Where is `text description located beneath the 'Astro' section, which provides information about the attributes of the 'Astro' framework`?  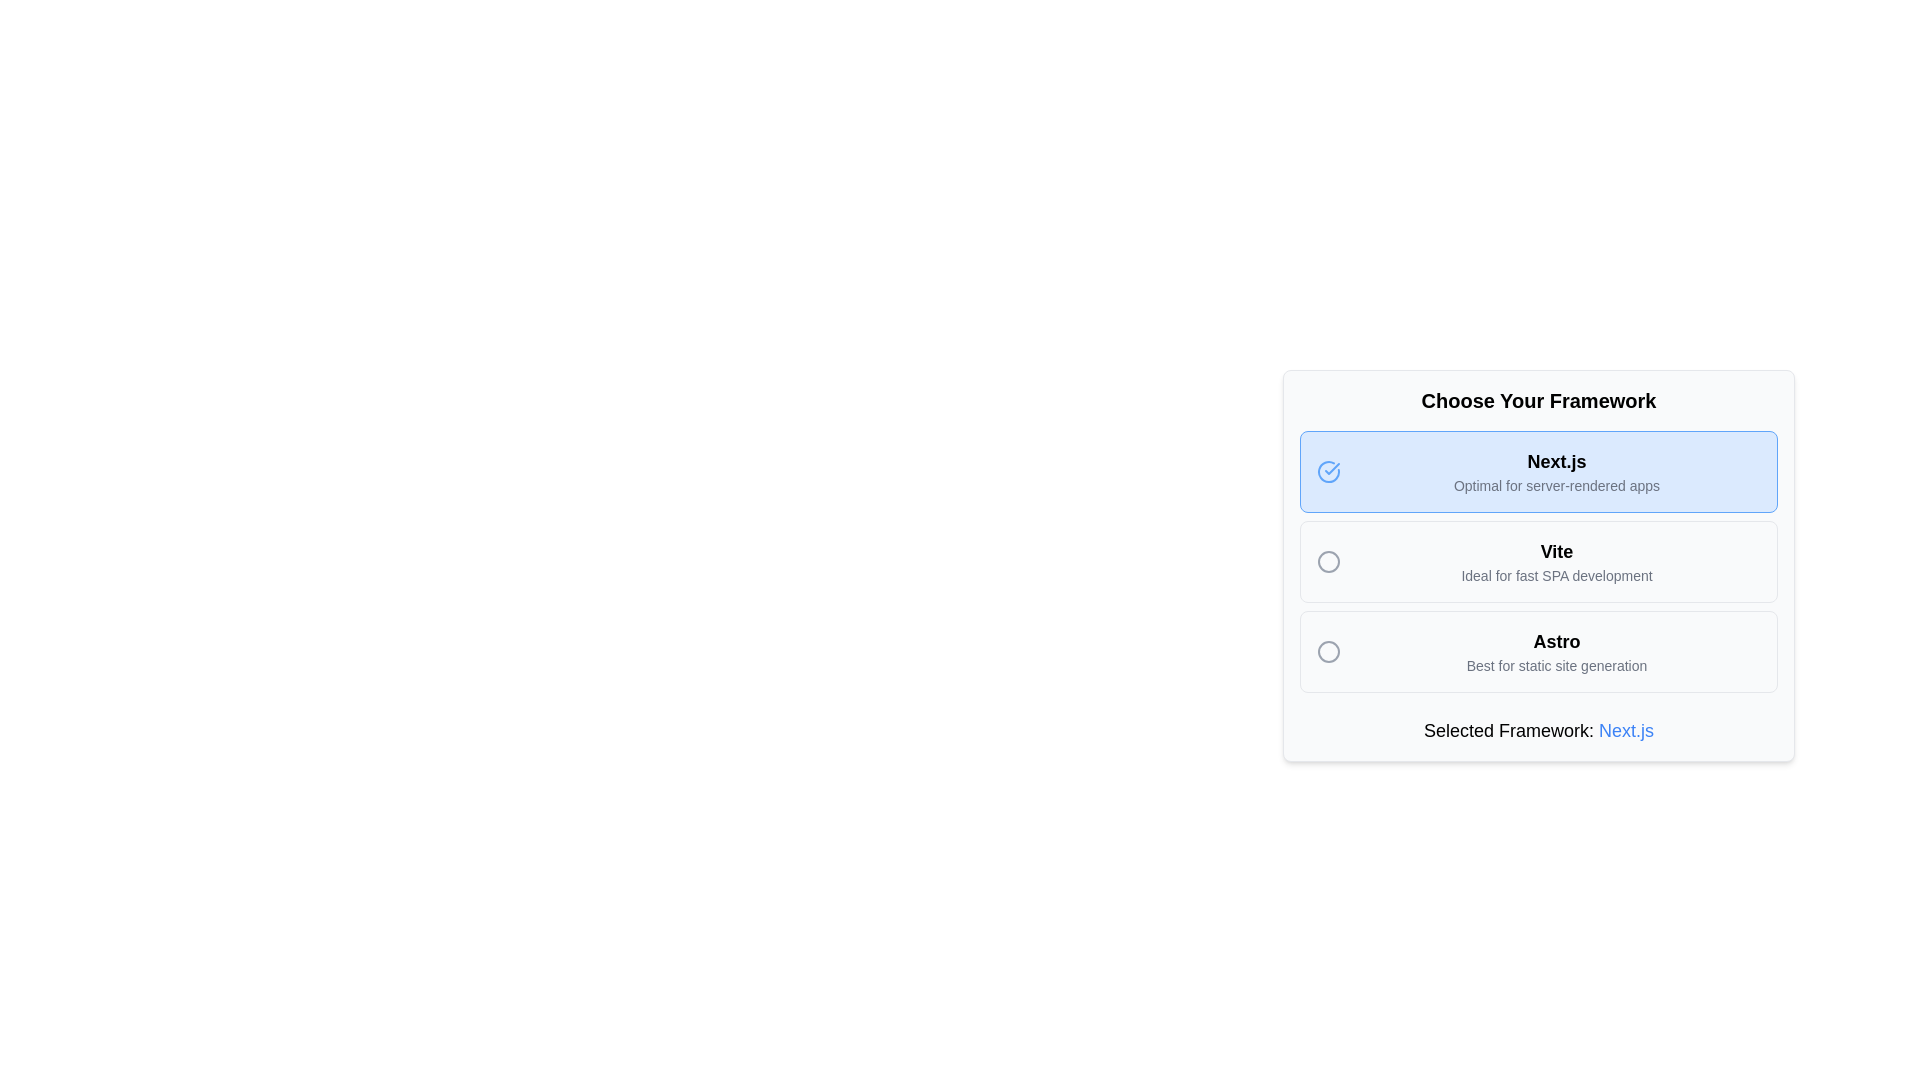 text description located beneath the 'Astro' section, which provides information about the attributes of the 'Astro' framework is located at coordinates (1555, 666).